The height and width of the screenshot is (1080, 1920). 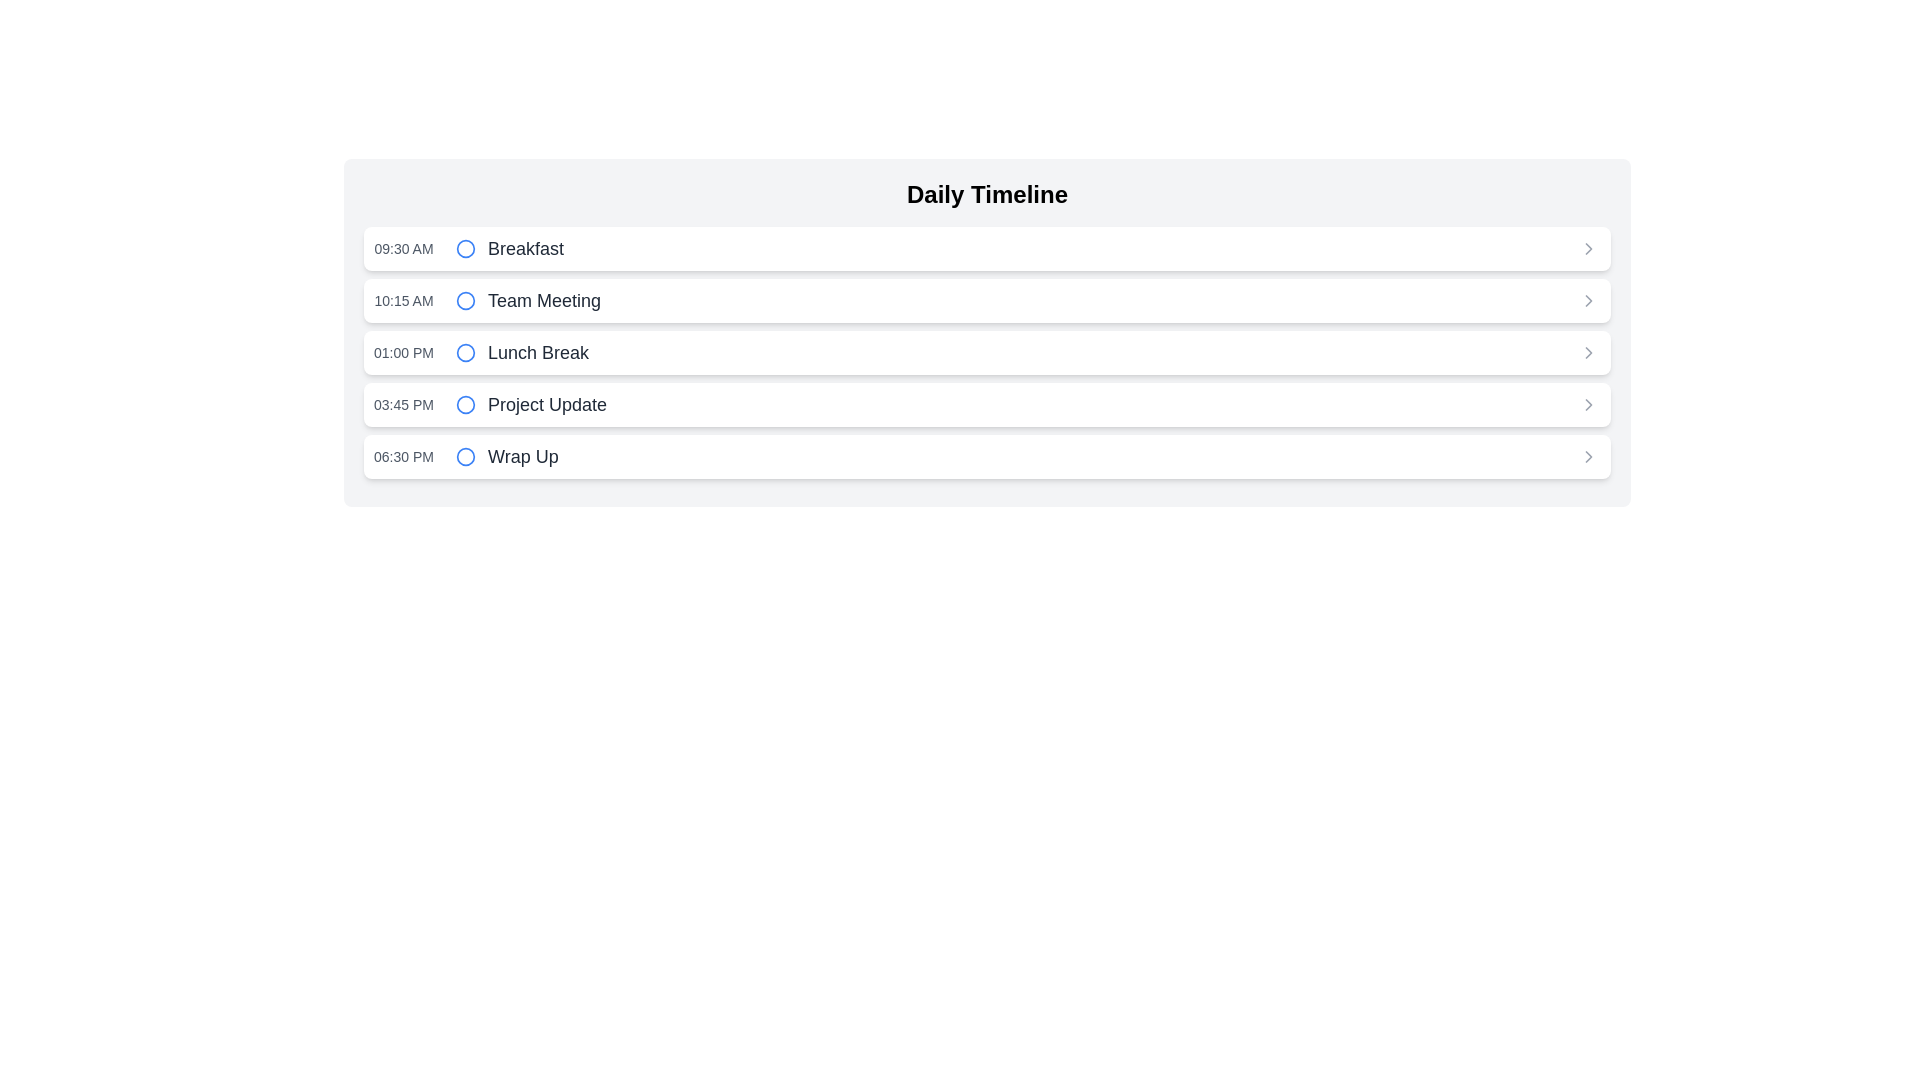 What do you see at coordinates (1587, 456) in the screenshot?
I see `the rightmost chevron icon styled as a right-pointing arrow in the 'Wrap Up' row of the 'Daily Timeline' layout to change its style` at bounding box center [1587, 456].